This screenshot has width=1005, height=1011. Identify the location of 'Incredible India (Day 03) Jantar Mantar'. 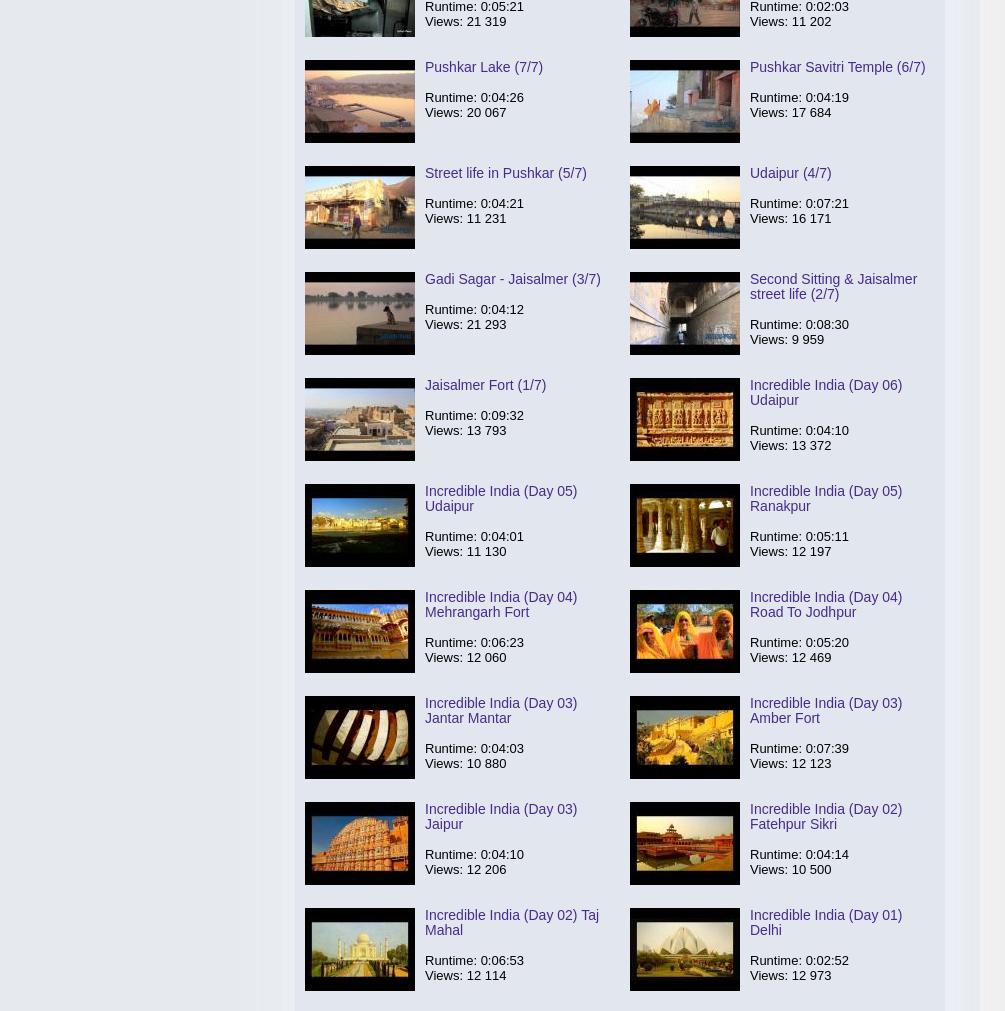
(500, 709).